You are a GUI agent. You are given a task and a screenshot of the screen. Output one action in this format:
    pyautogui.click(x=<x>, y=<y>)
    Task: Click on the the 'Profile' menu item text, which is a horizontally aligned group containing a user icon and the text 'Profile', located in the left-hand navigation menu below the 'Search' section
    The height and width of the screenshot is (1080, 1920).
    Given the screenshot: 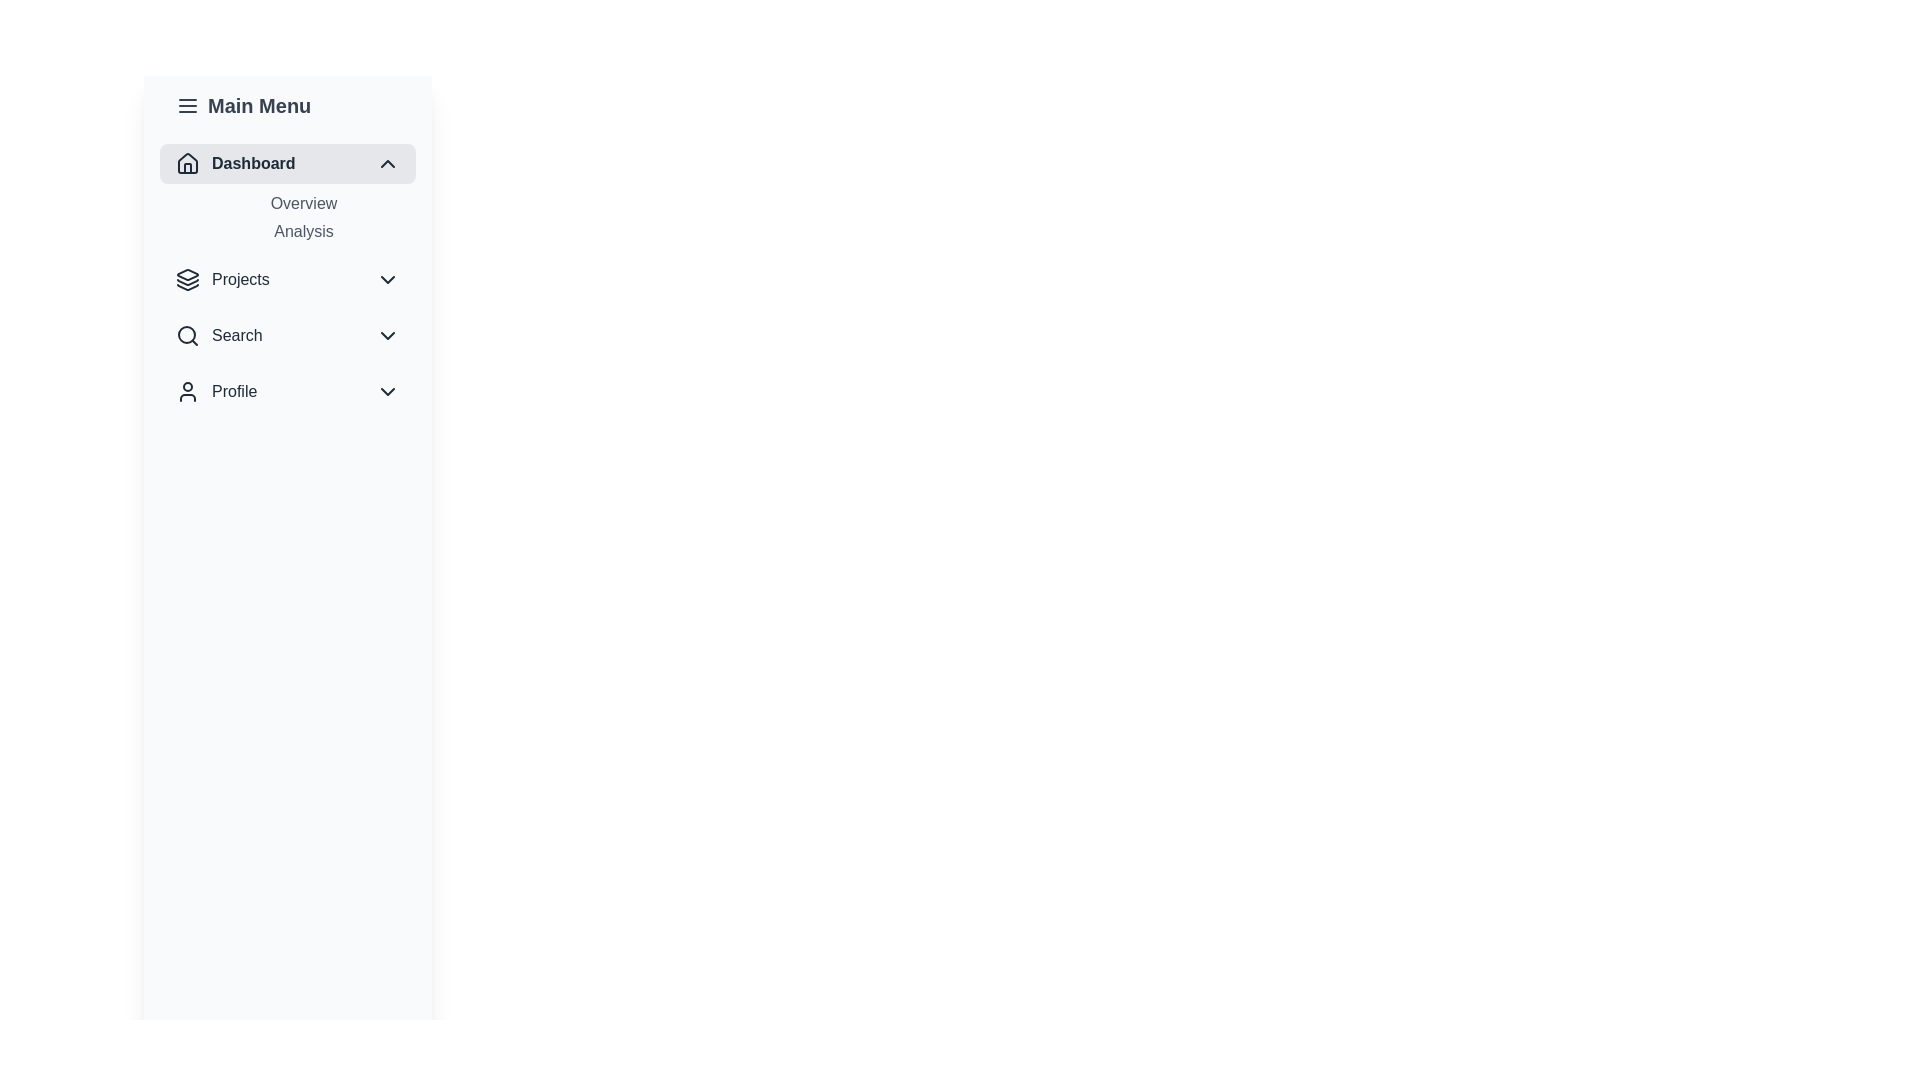 What is the action you would take?
    pyautogui.click(x=216, y=392)
    